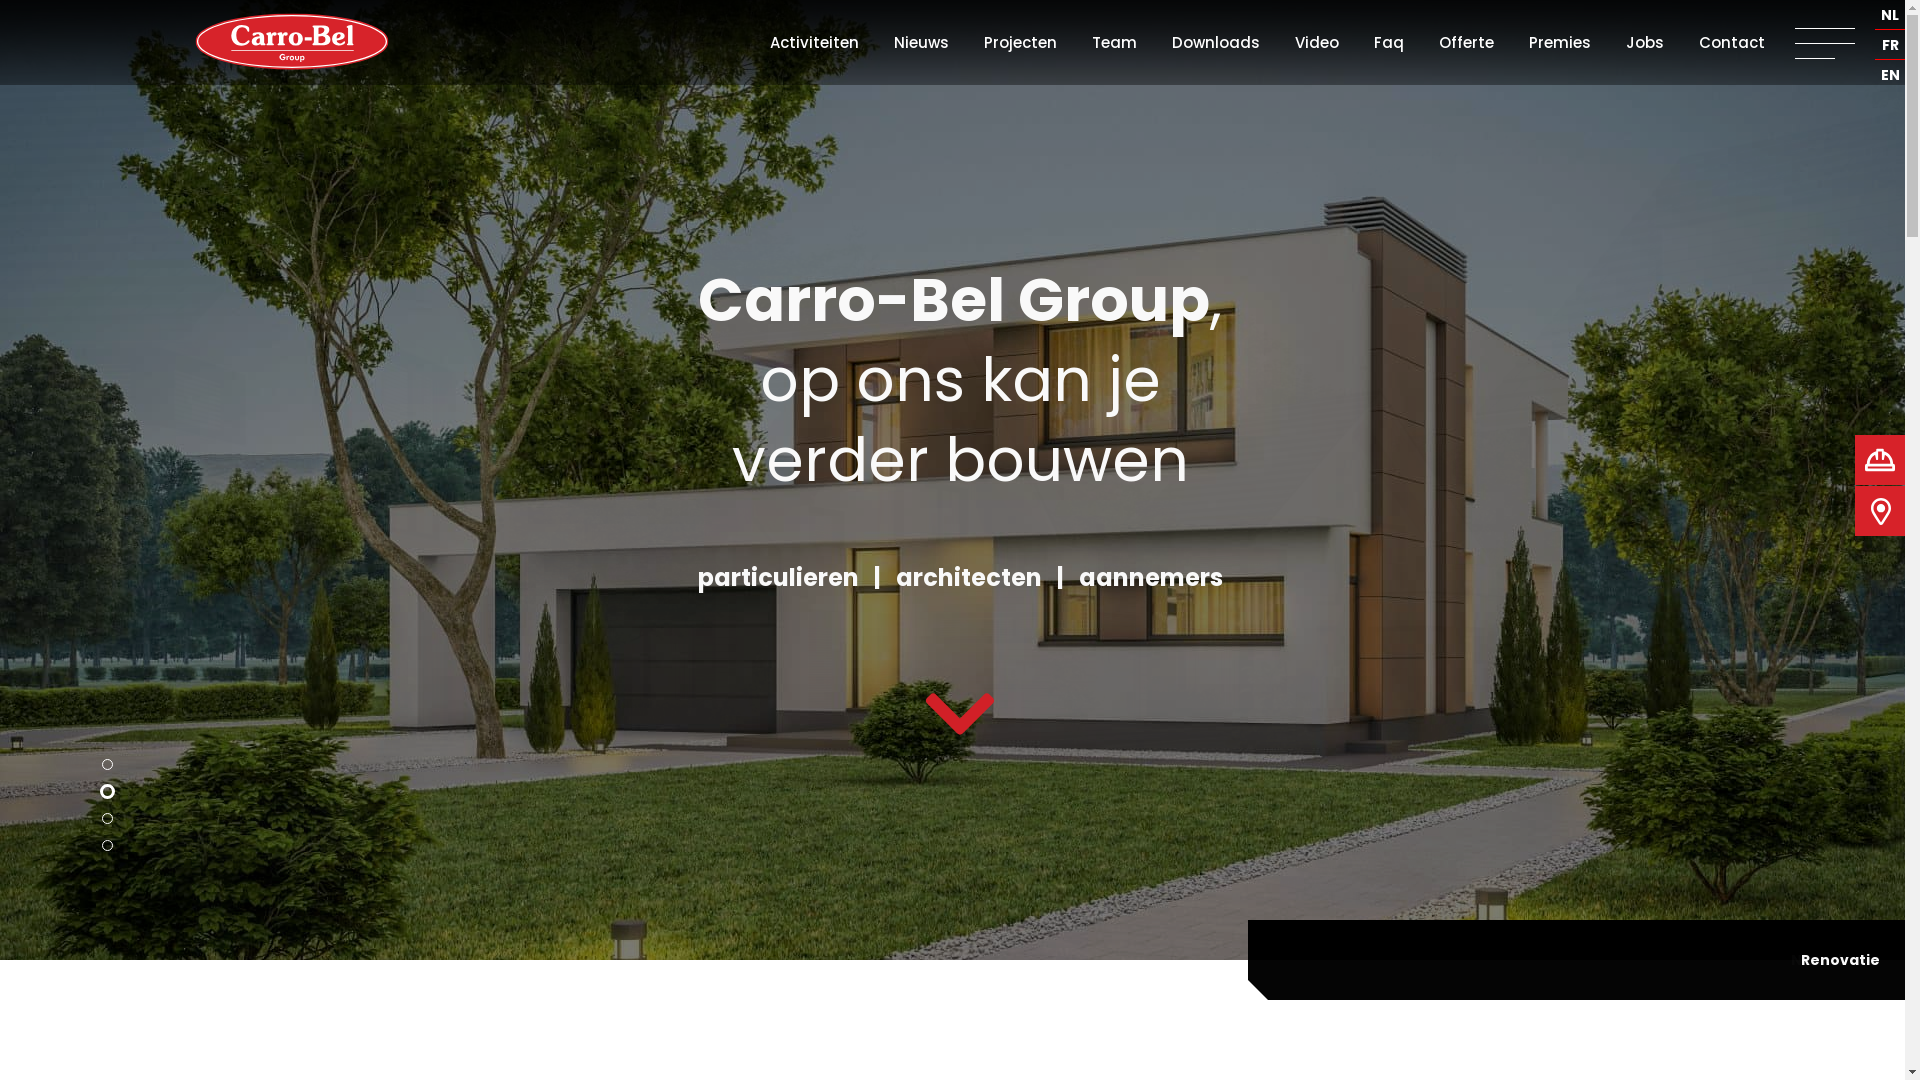  Describe the element at coordinates (1295, 42) in the screenshot. I see `'Video'` at that location.